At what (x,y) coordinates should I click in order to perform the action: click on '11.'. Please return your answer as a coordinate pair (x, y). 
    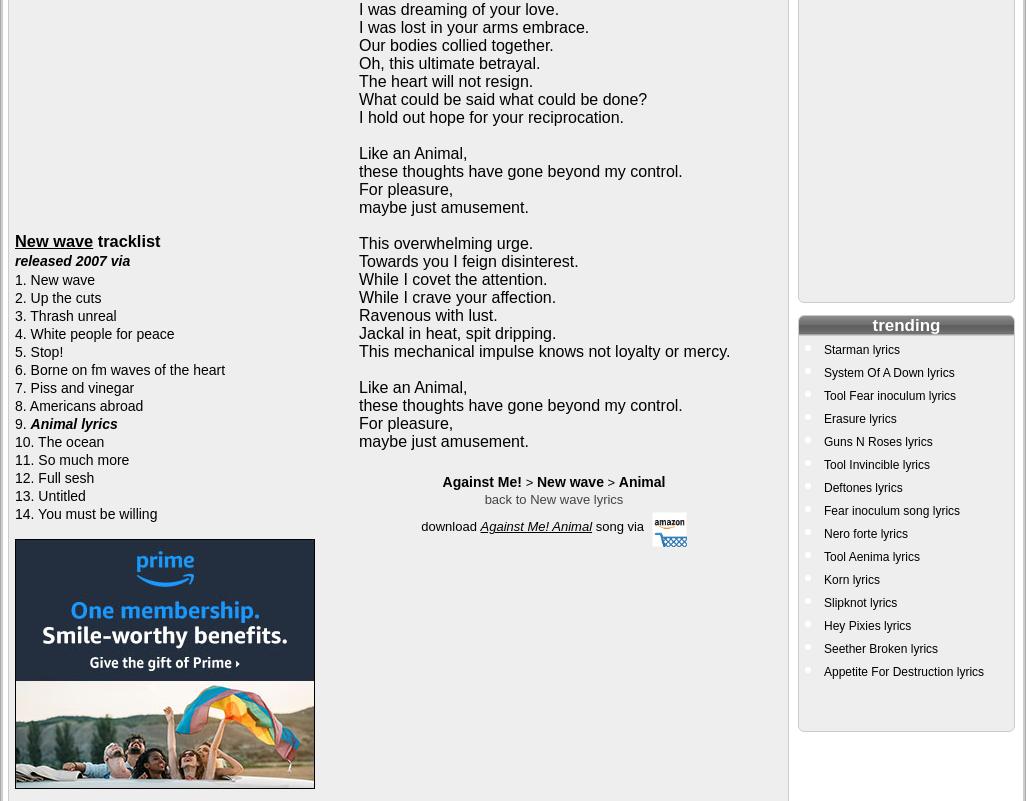
    Looking at the image, I should click on (26, 460).